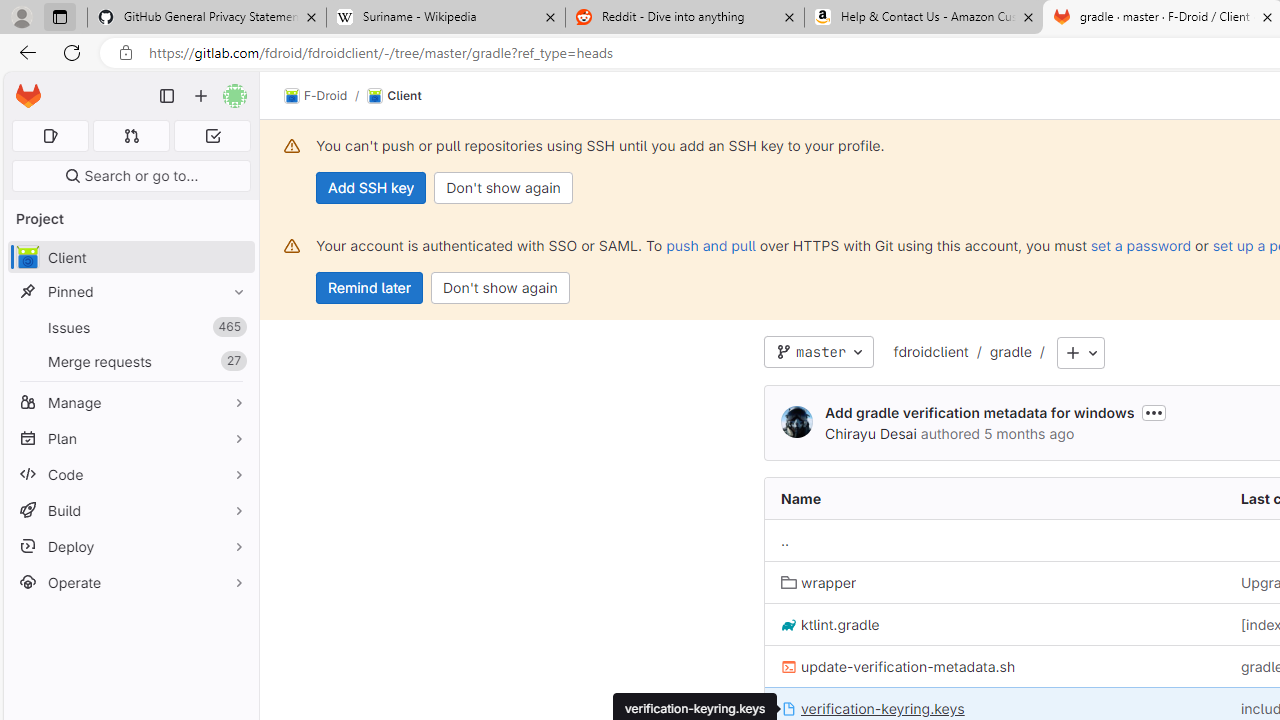 This screenshot has height=720, width=1280. Describe the element at coordinates (130, 361) in the screenshot. I see `'Merge requests27'` at that location.